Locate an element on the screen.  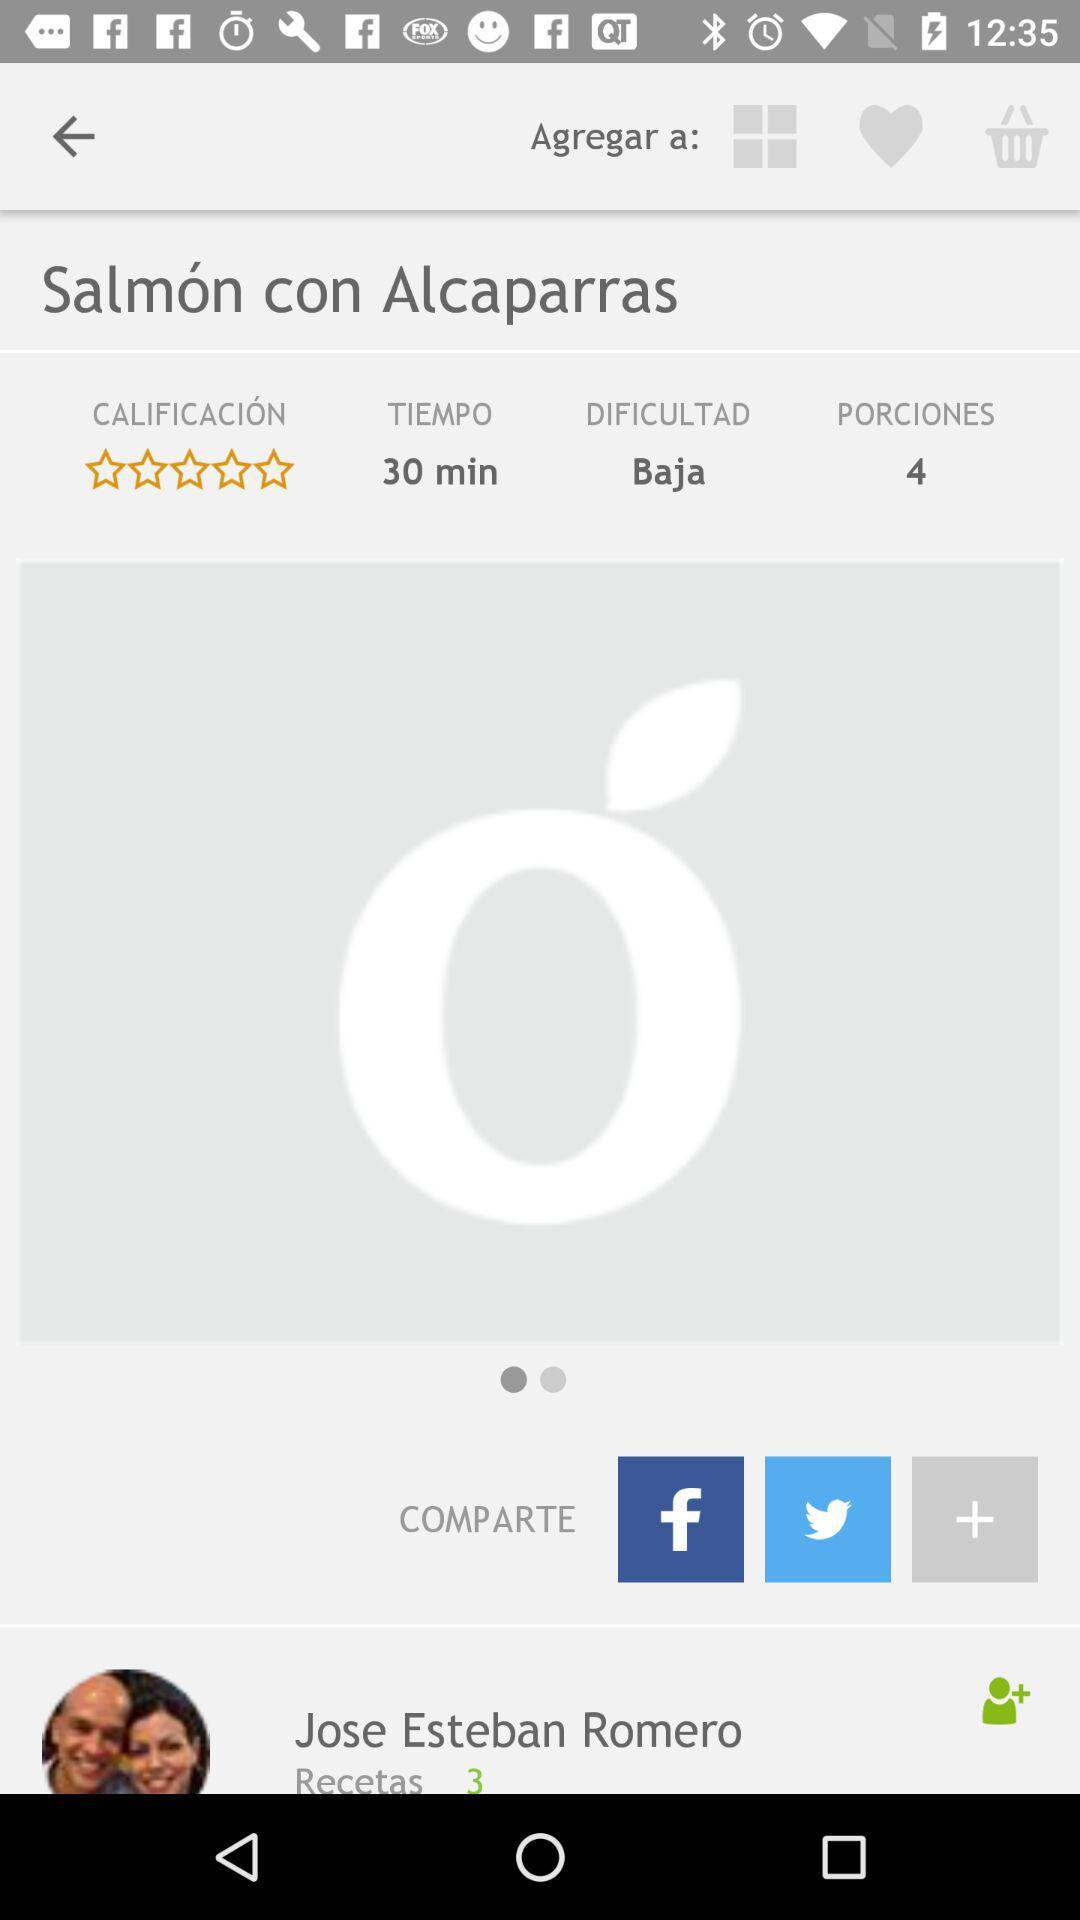
the item next to the 30 min icon is located at coordinates (668, 470).